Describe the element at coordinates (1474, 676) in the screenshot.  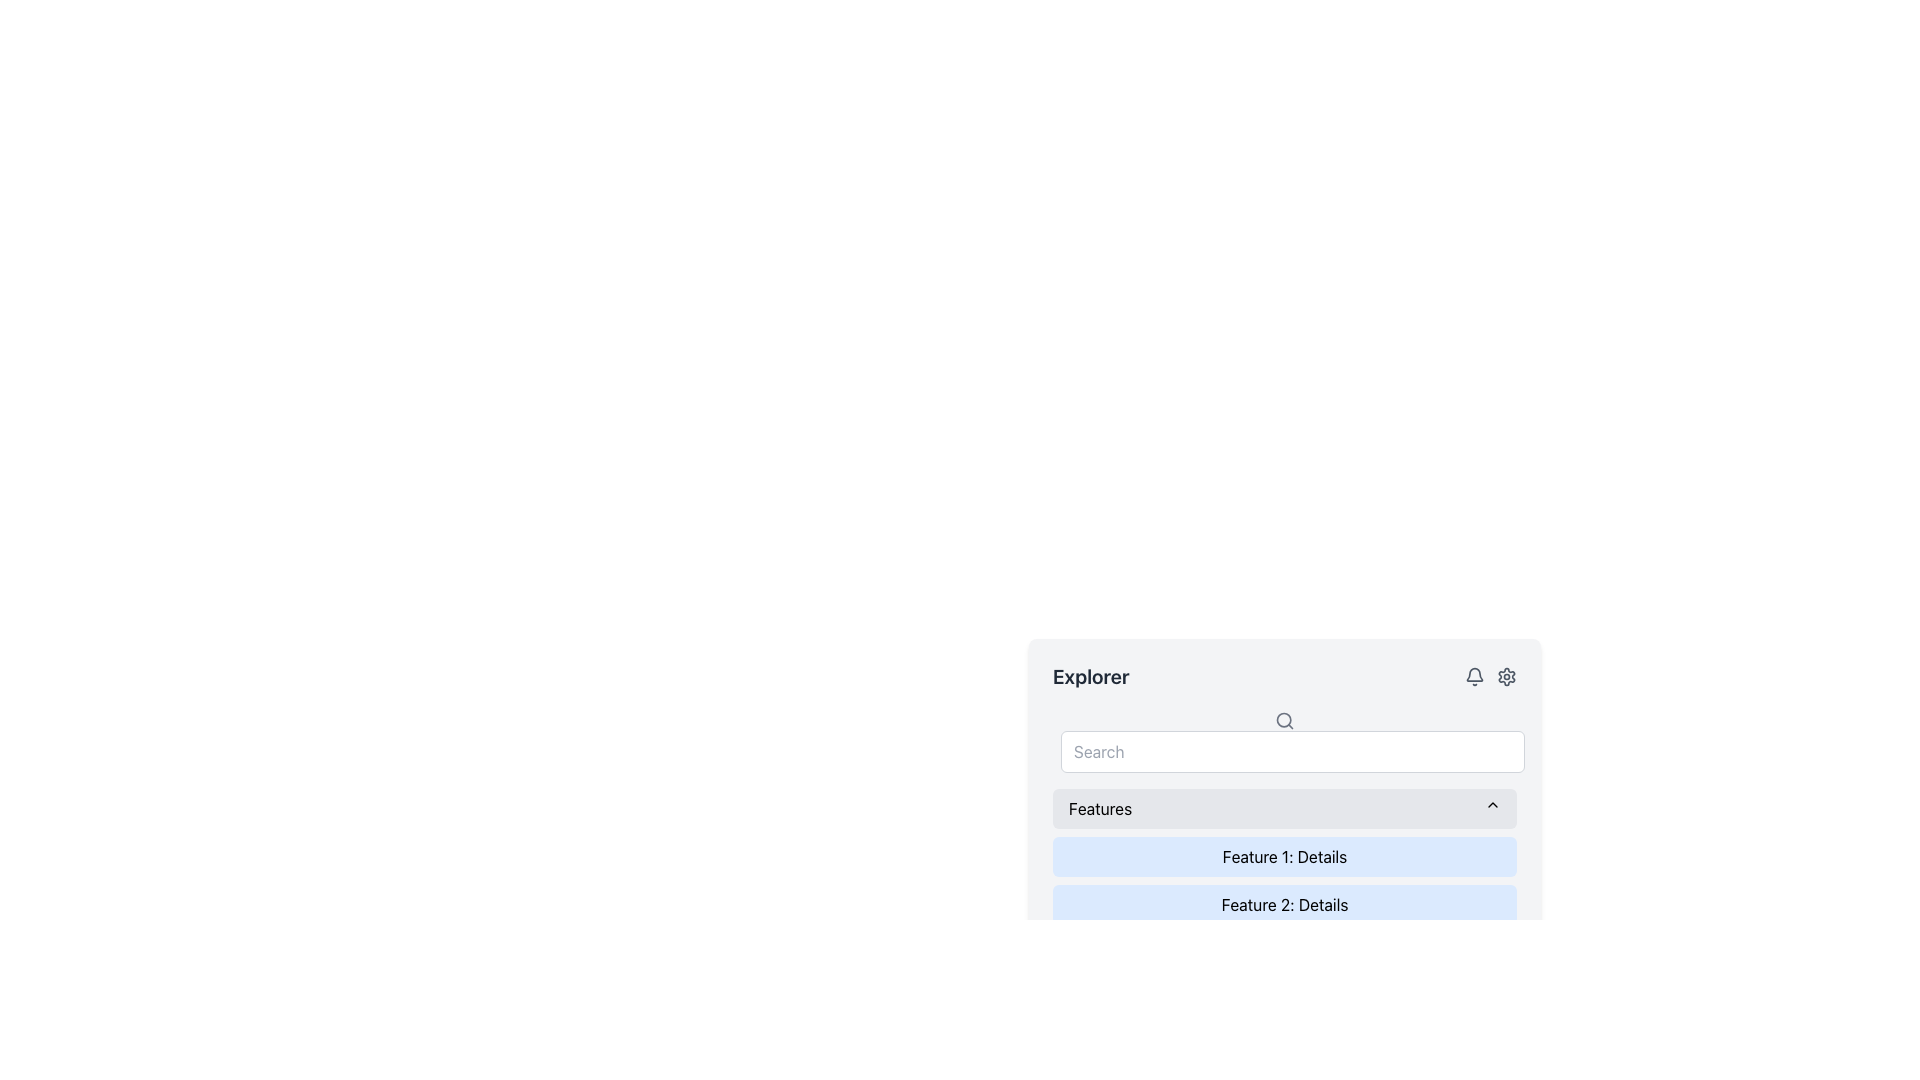
I see `the small gray bell icon in the top-right corner of the interface` at that location.